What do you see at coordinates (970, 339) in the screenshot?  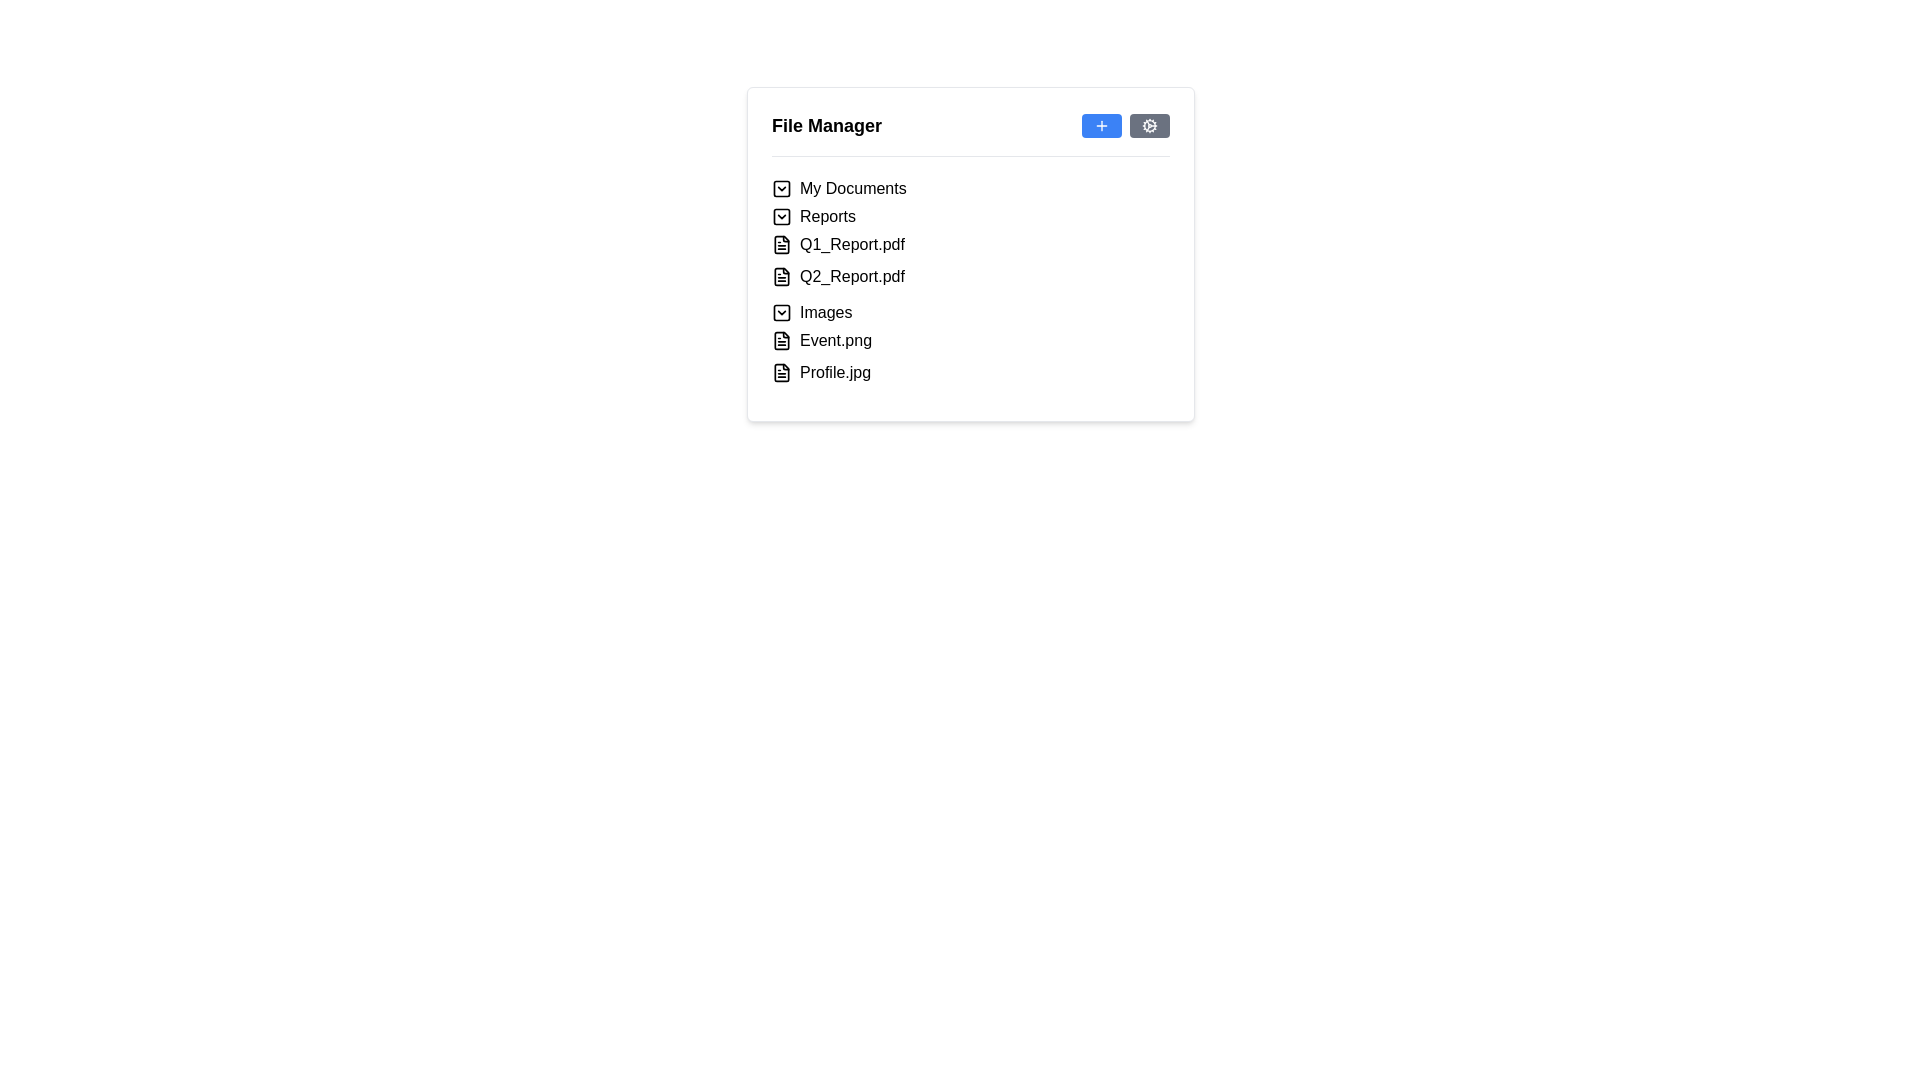 I see `the file entry labeled 'Event.png'` at bounding box center [970, 339].